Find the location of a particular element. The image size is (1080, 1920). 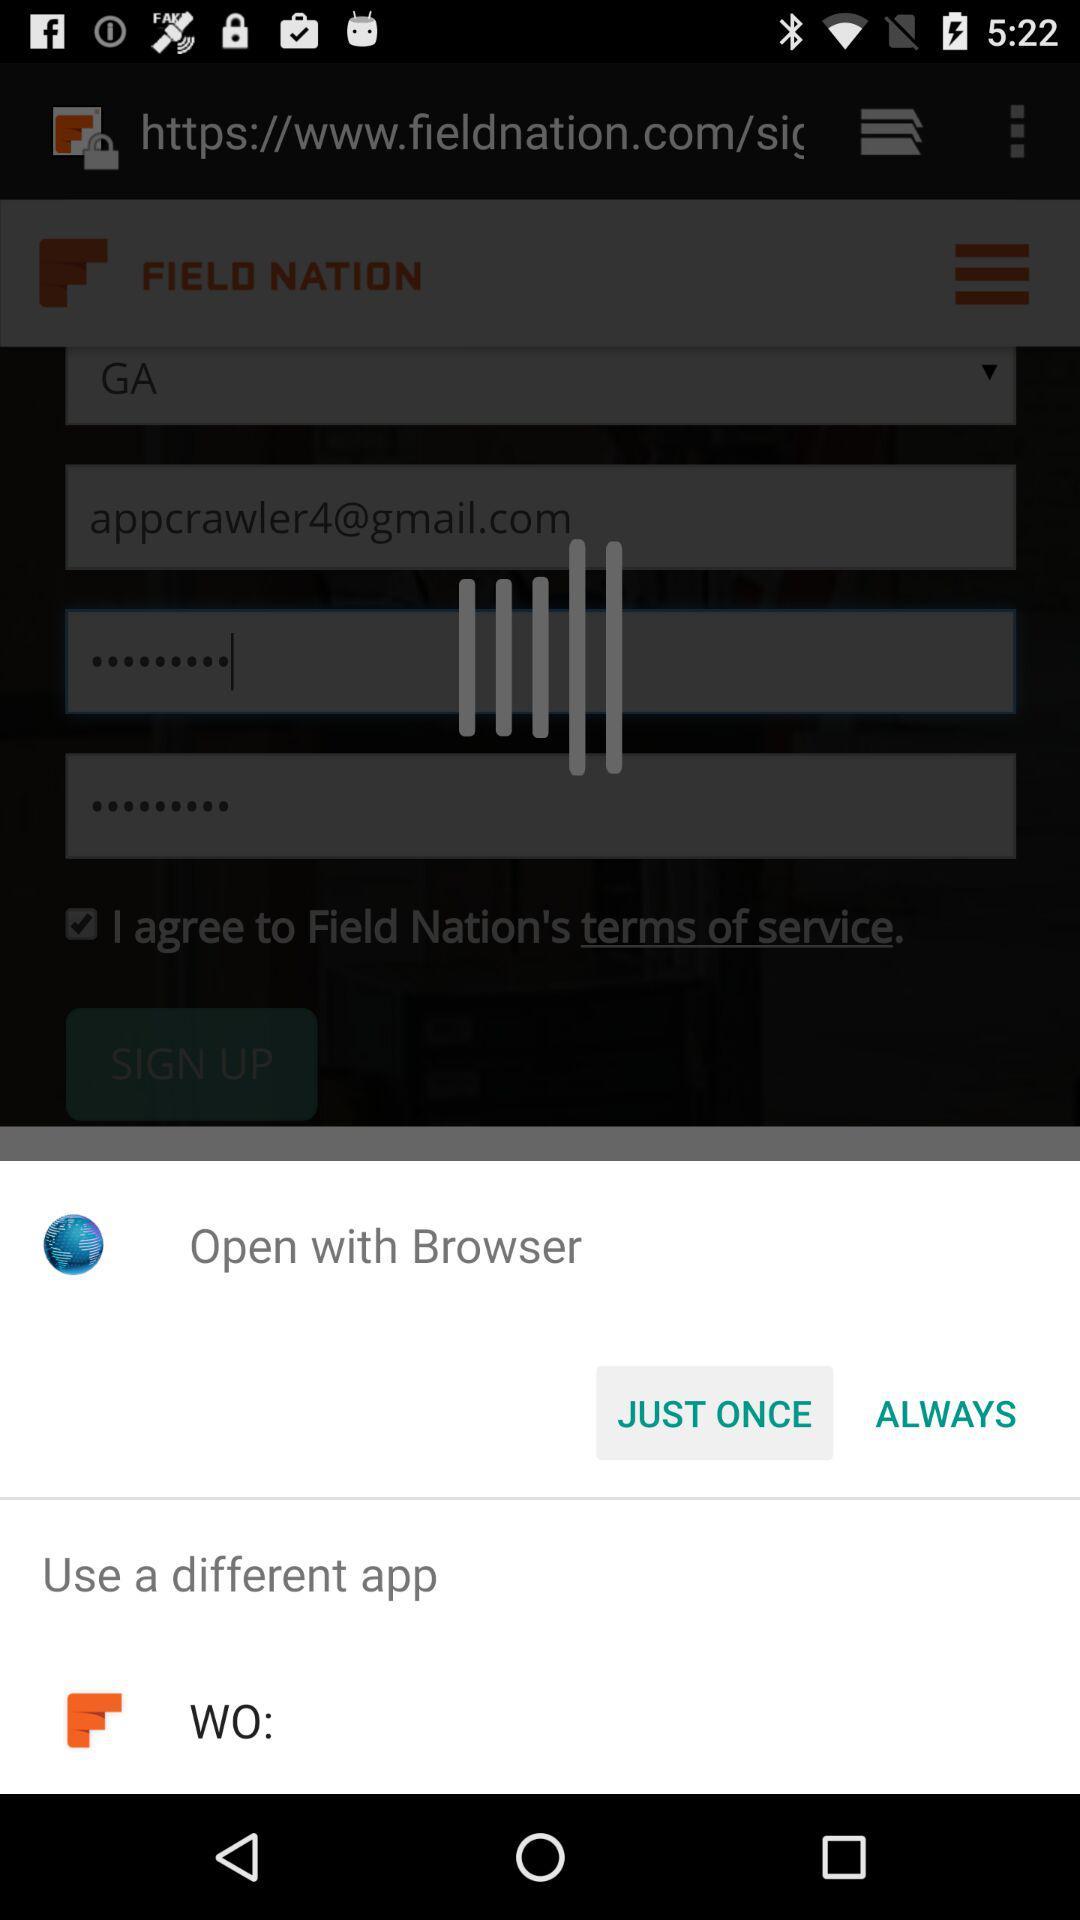

the wo: app is located at coordinates (230, 1719).